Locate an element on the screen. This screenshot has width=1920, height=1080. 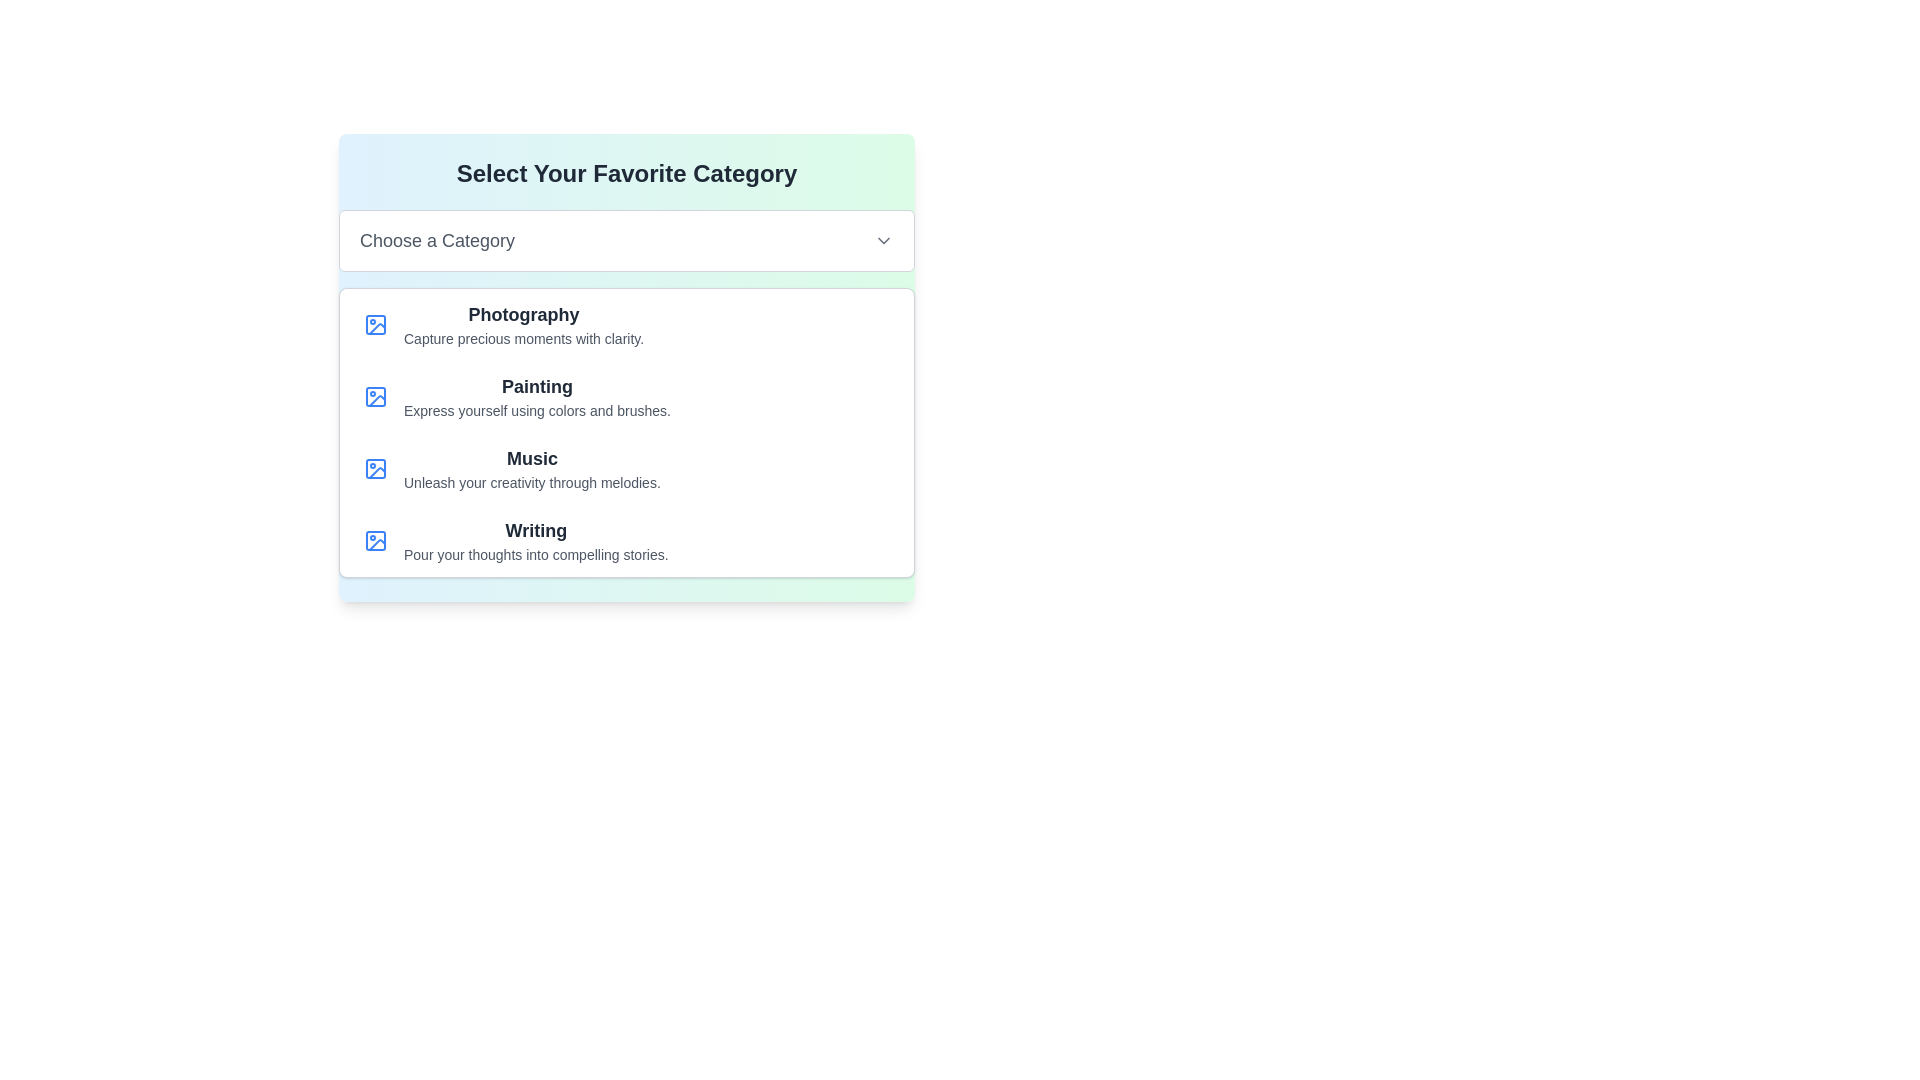
the 'Photography' category heading, which is displayed in bold and large gray font, located in the section labeled 'Select Your Favorite Category.' is located at coordinates (524, 315).